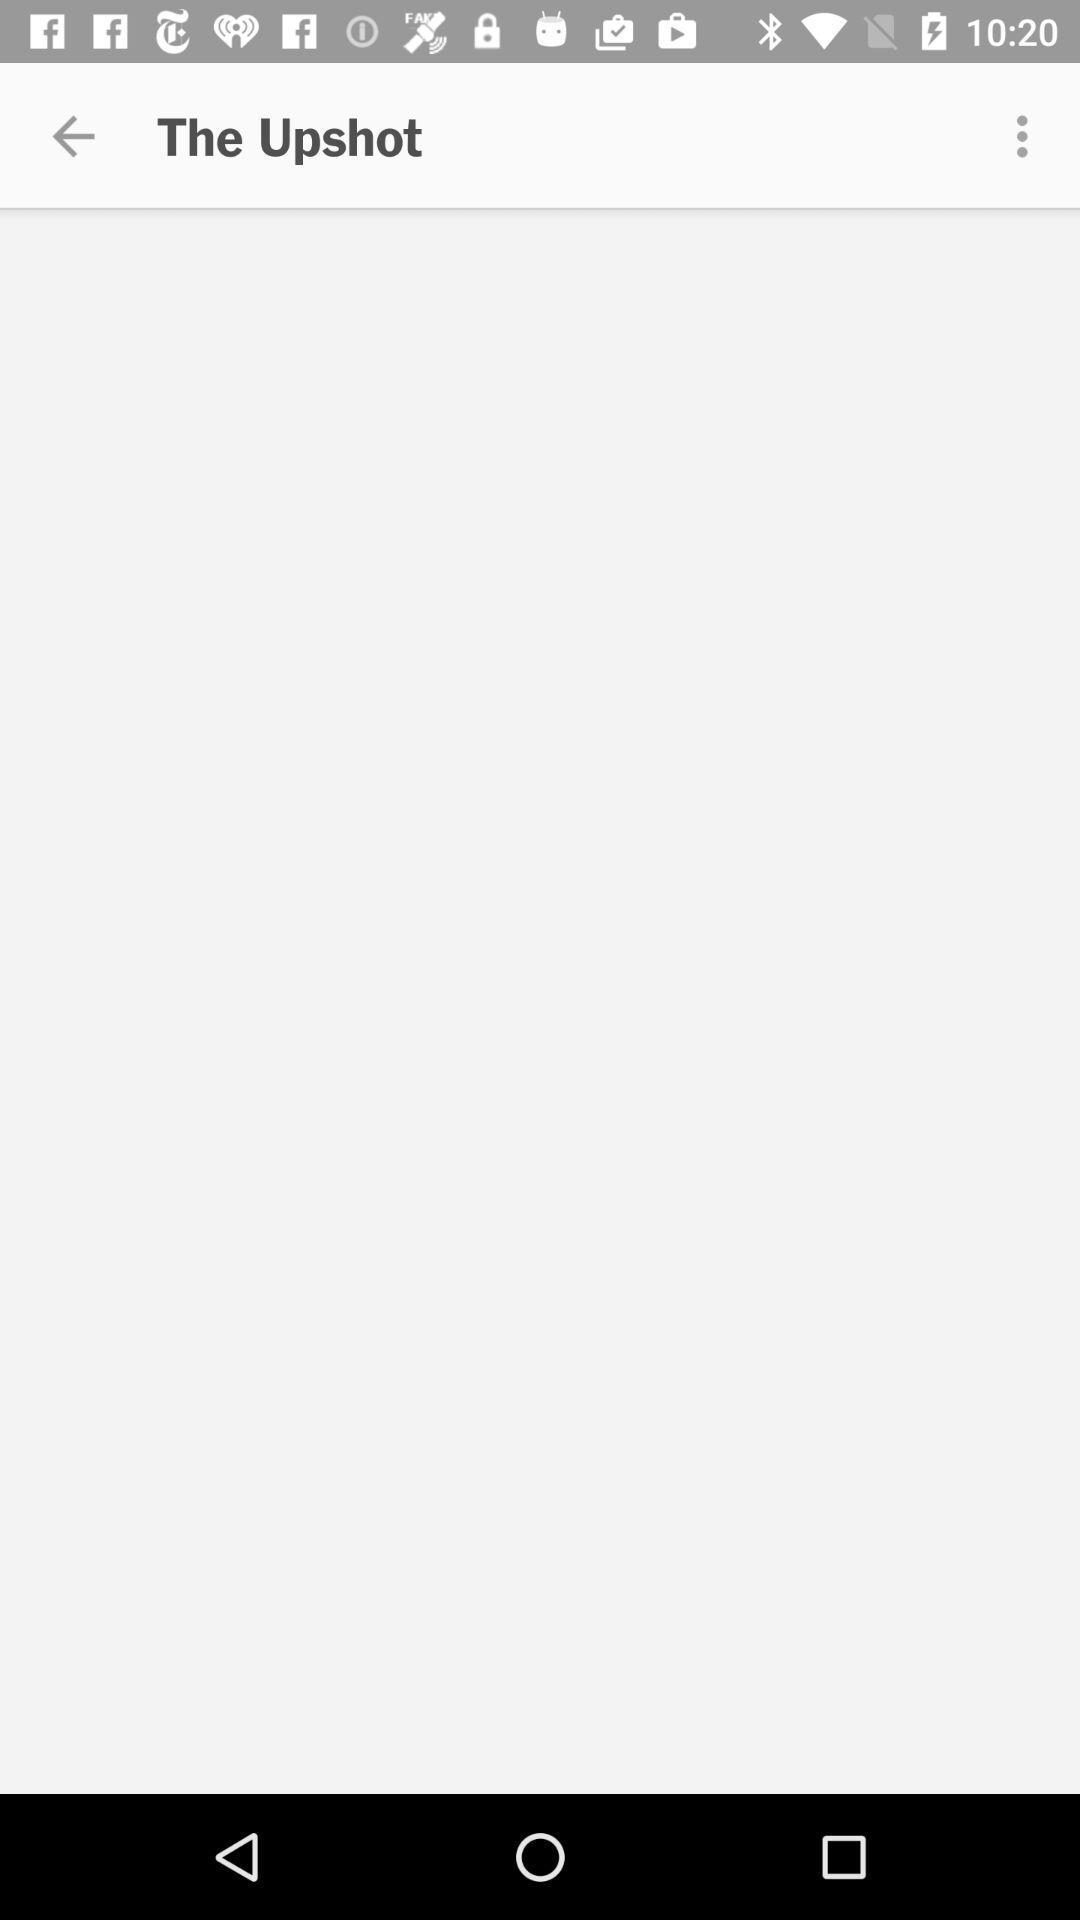 The width and height of the screenshot is (1080, 1920). I want to click on the item next to the the upshot, so click(72, 135).